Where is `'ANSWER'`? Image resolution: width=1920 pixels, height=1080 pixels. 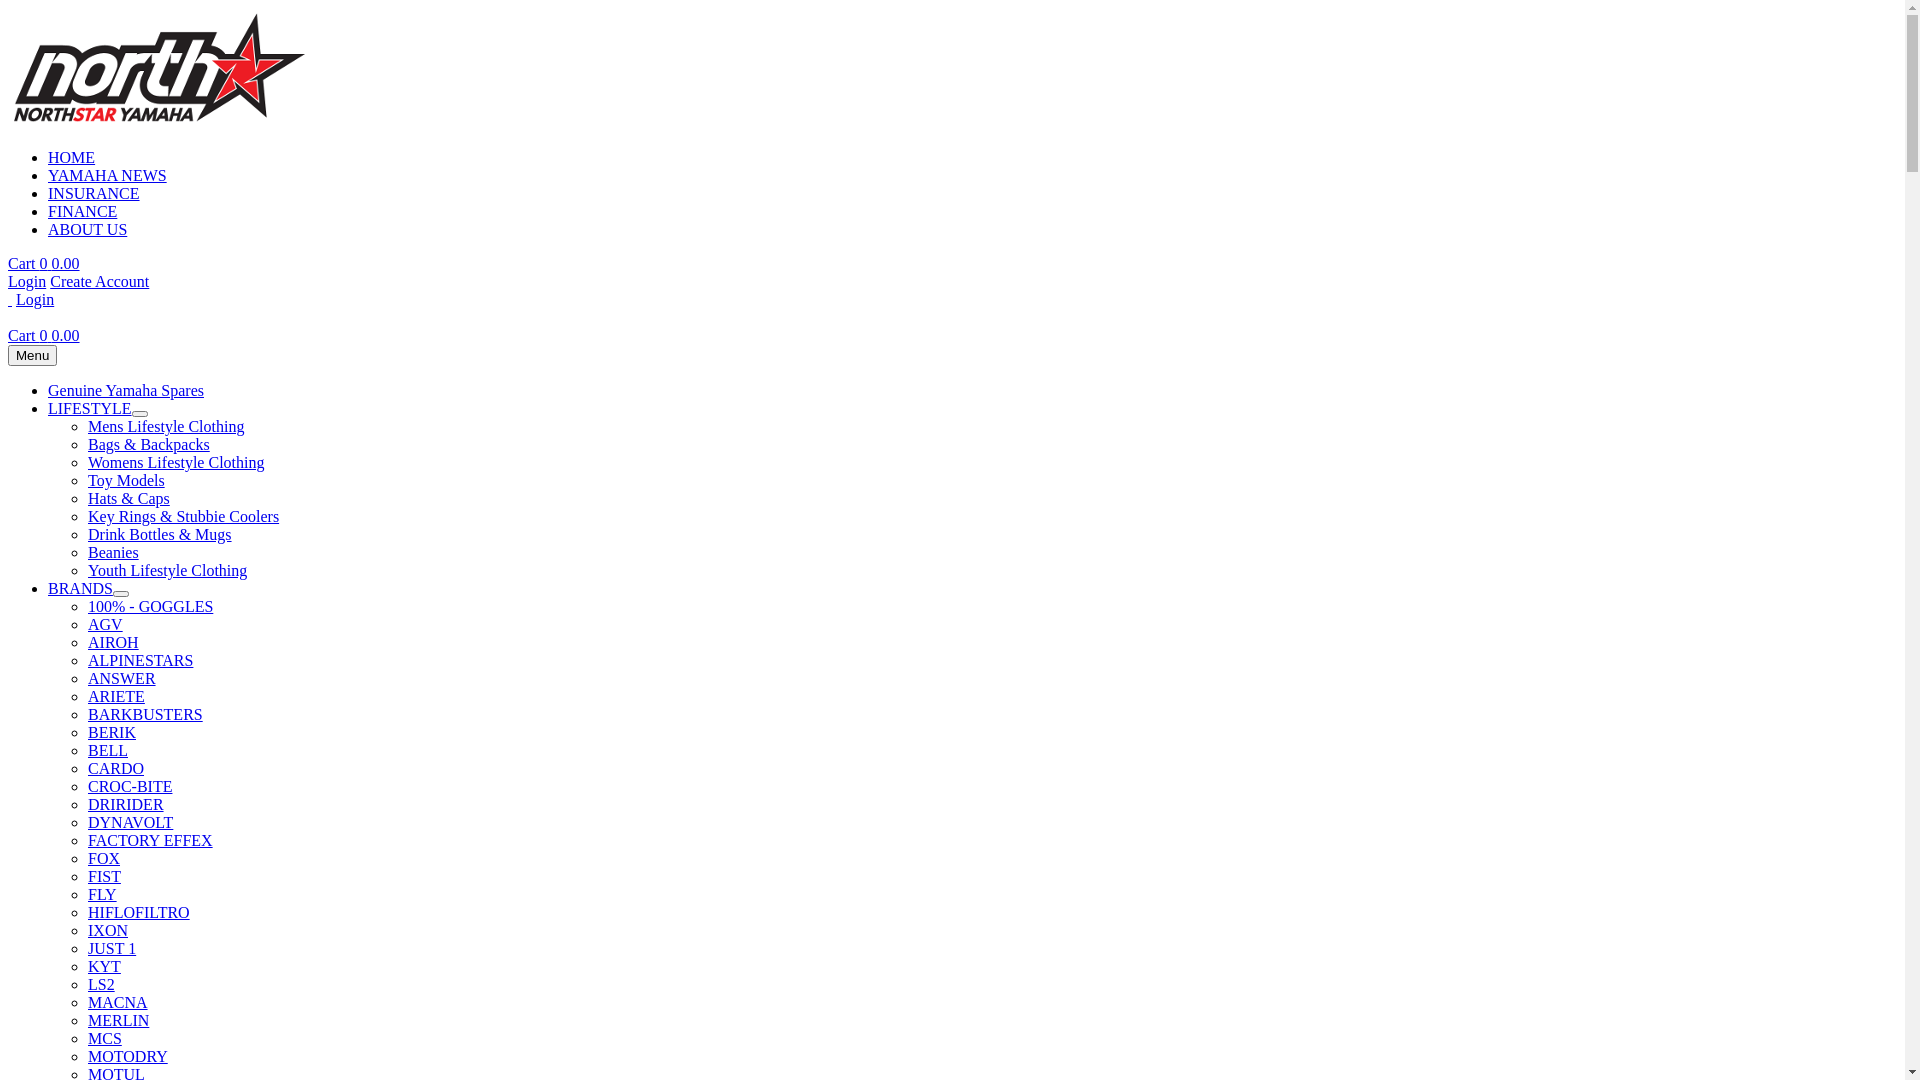 'ANSWER' is located at coordinates (120, 677).